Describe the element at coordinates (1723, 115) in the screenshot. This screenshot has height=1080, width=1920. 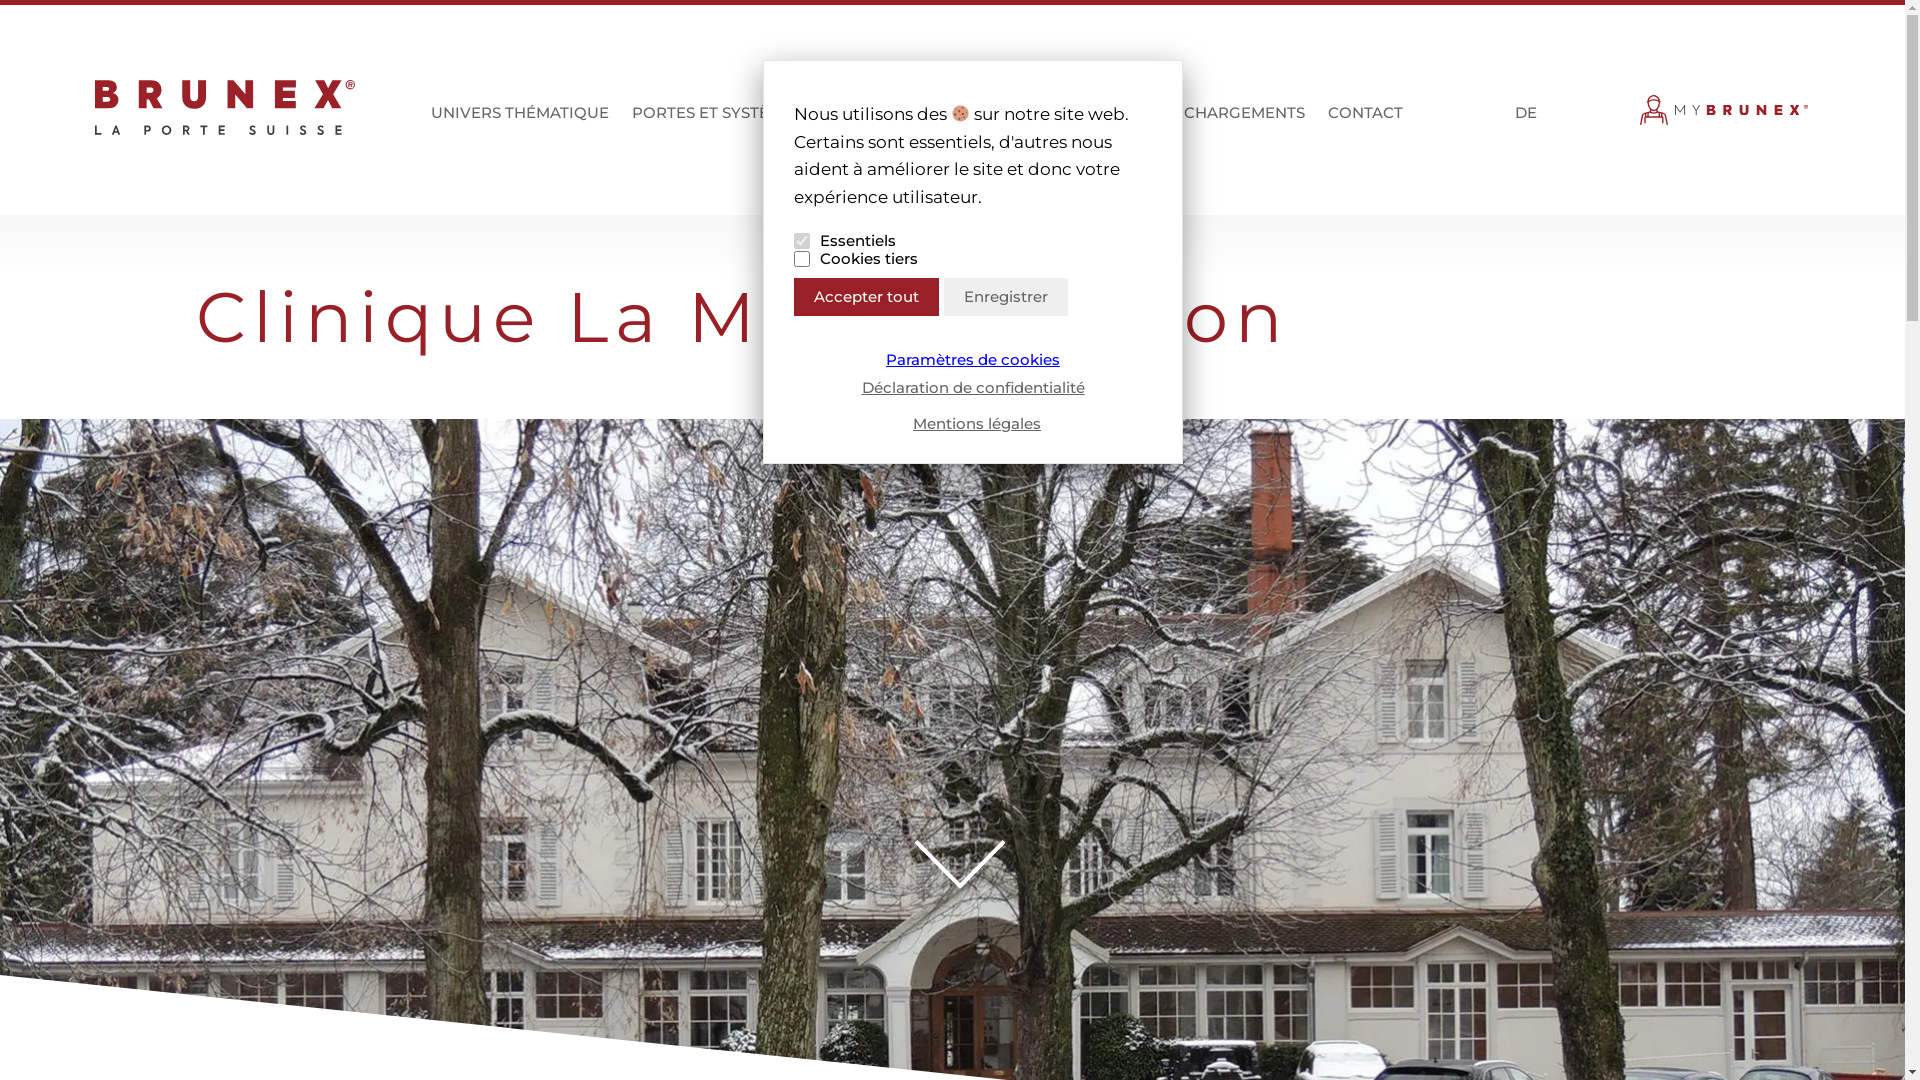
I see `'MYBRUNEX'` at that location.